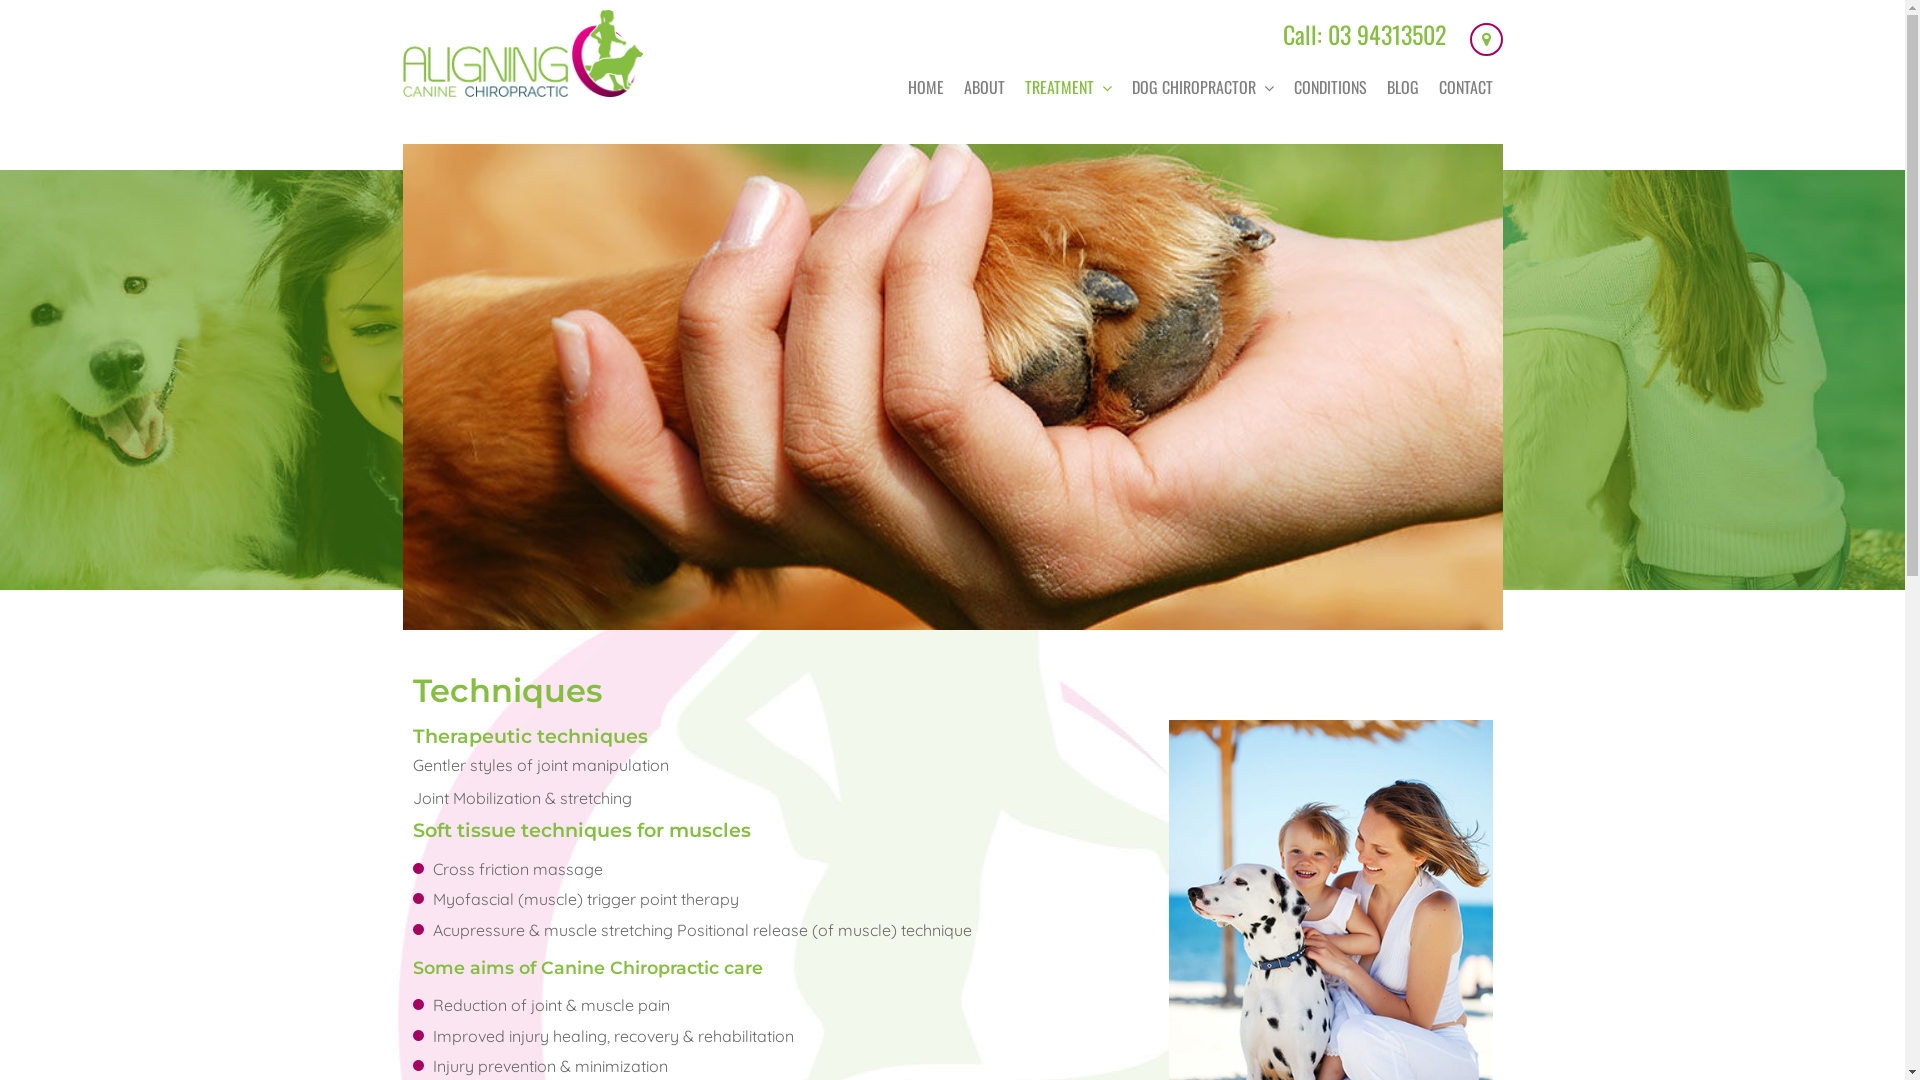 This screenshot has width=1920, height=1080. I want to click on 'Call: 03 94313502', so click(1362, 34).